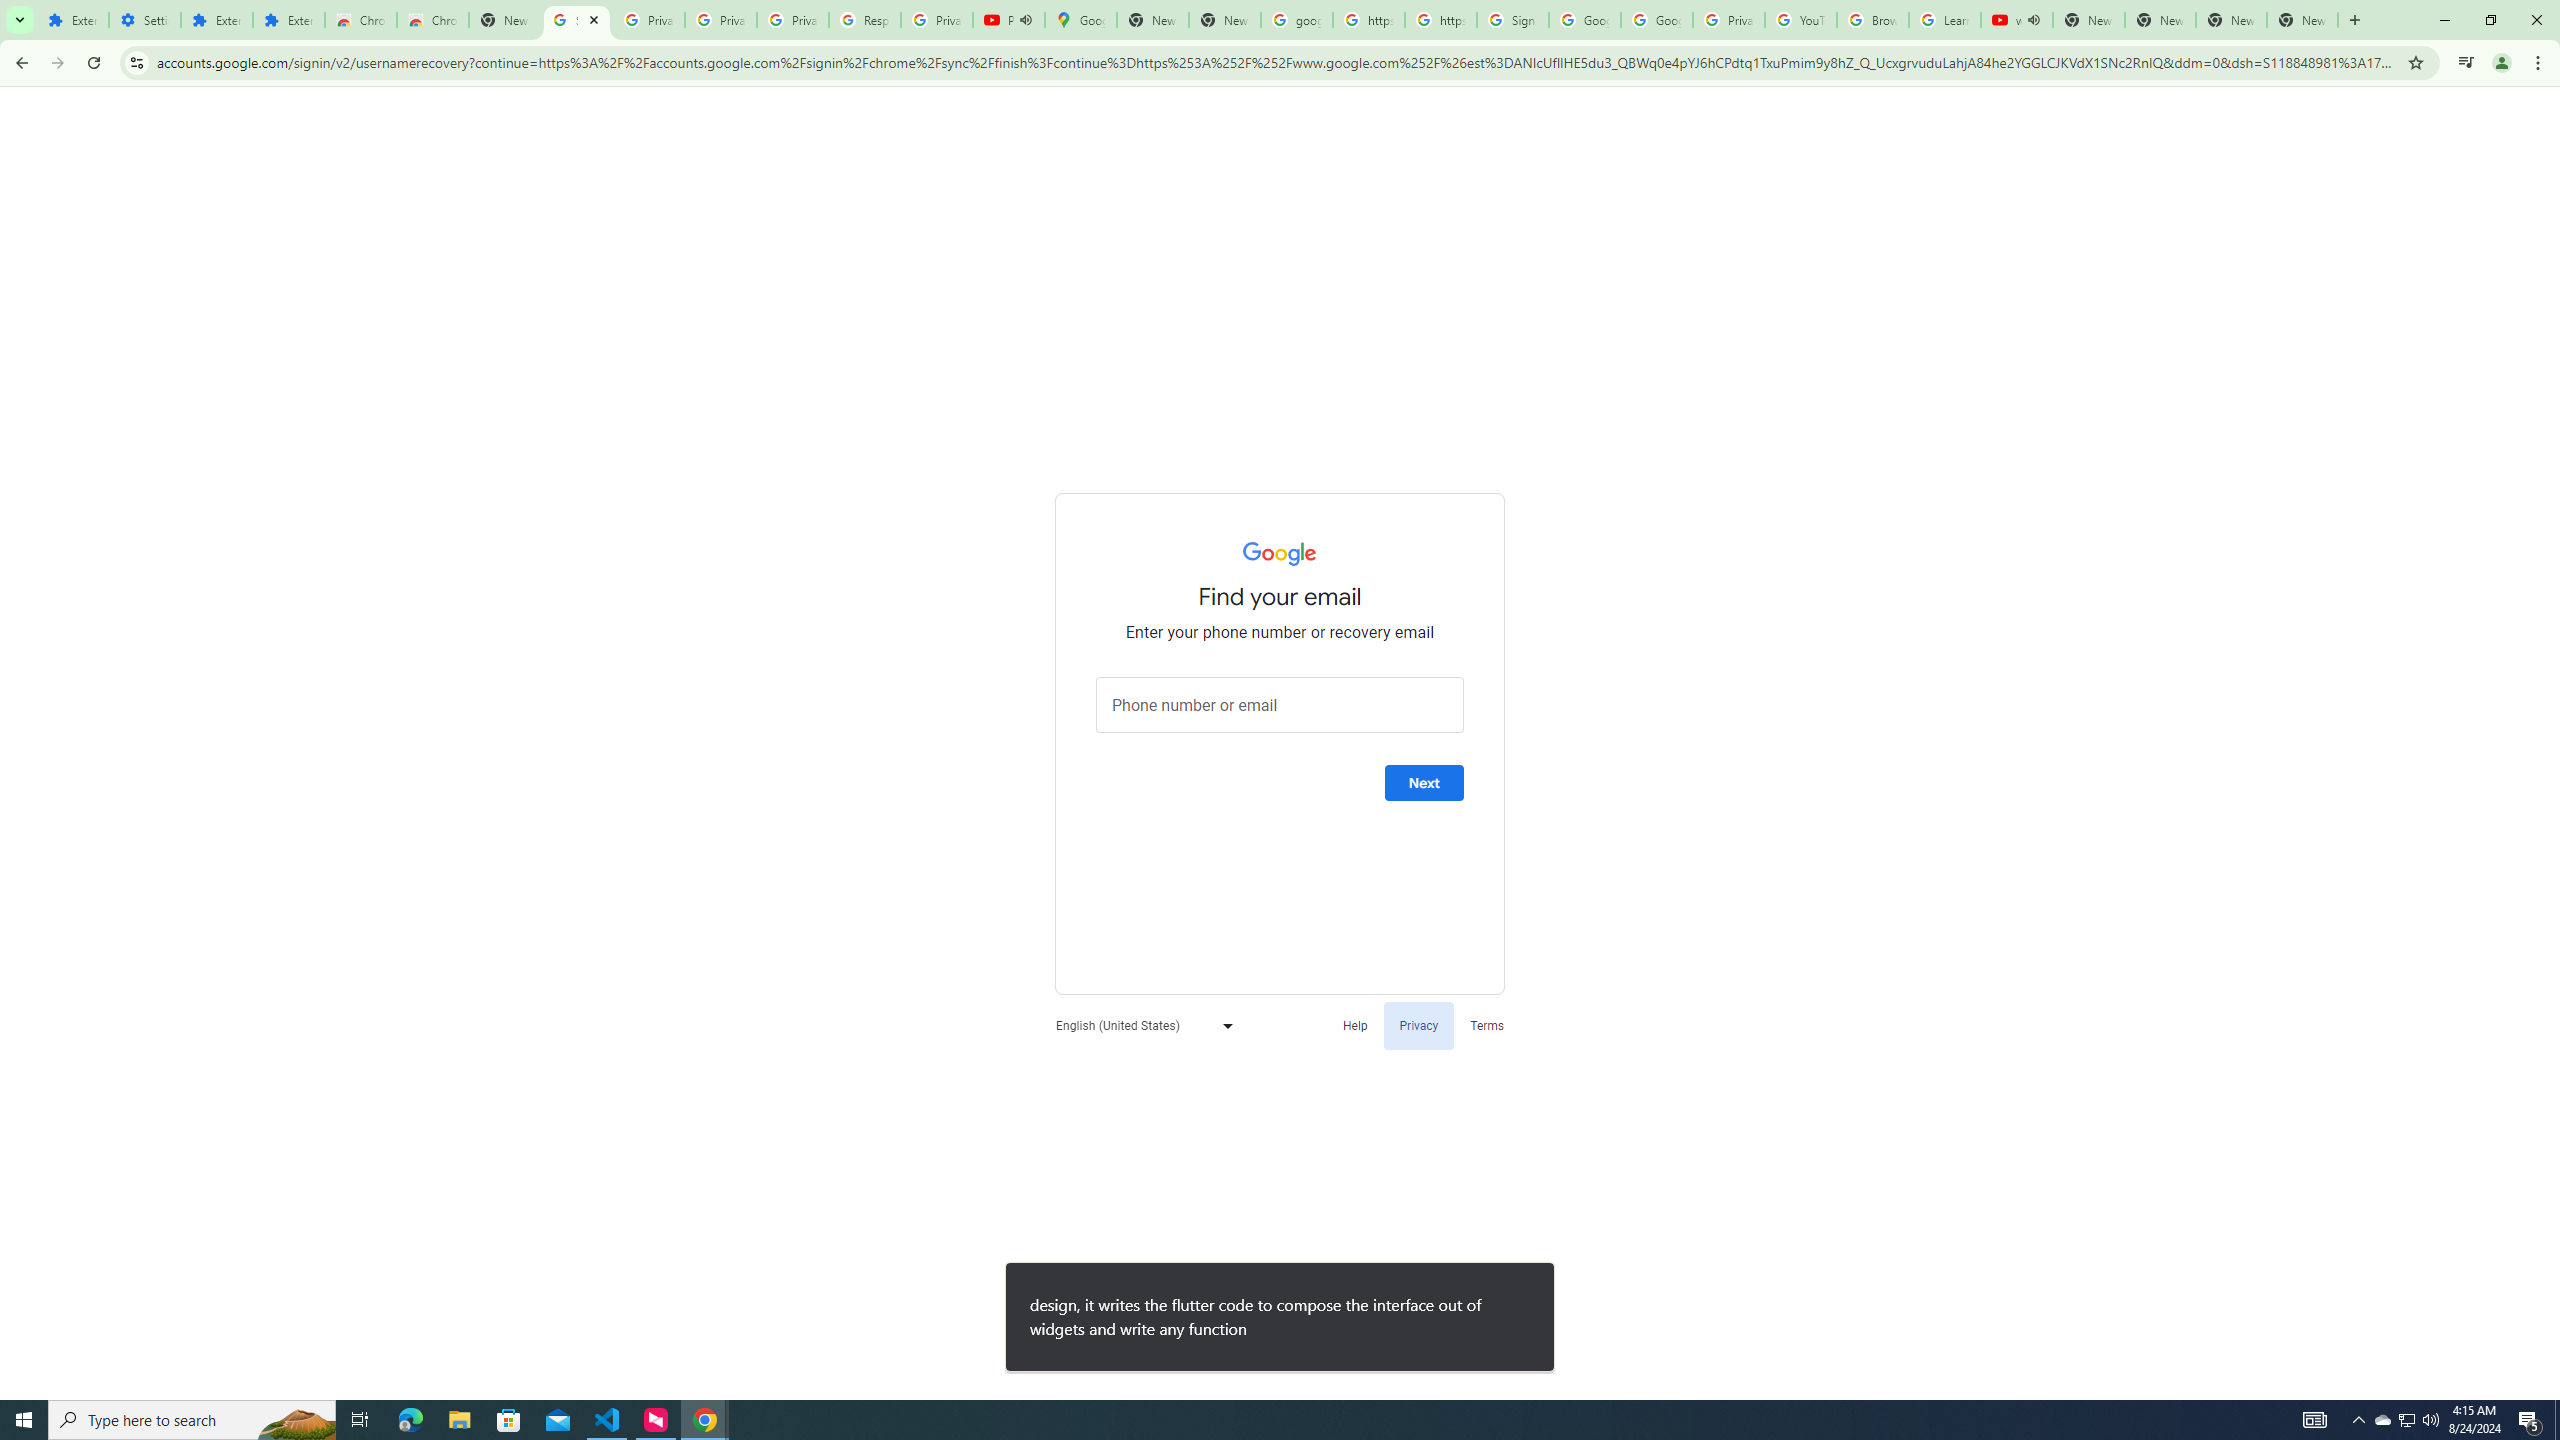 The width and height of the screenshot is (2560, 1440). Describe the element at coordinates (1008, 19) in the screenshot. I see `'Personalized AI for you | Gemini - YouTube - Audio playing'` at that location.